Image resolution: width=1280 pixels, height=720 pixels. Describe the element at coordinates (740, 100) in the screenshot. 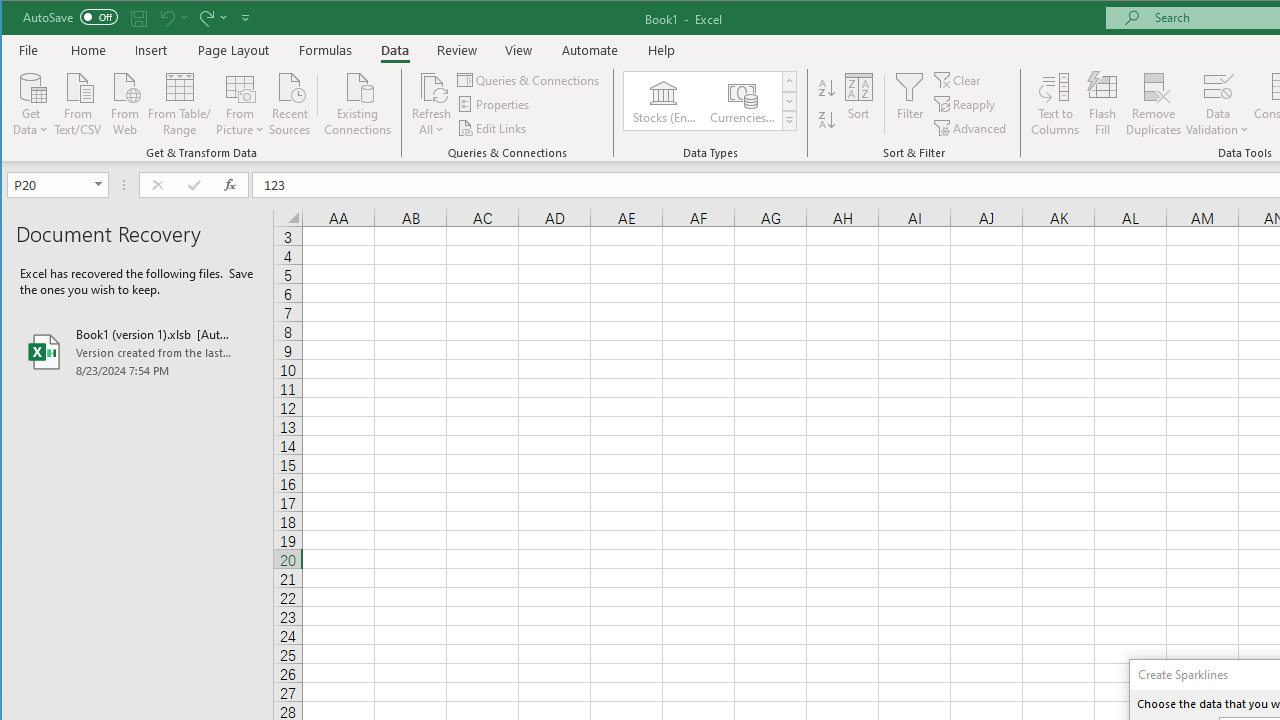

I see `'Currencies (English)'` at that location.